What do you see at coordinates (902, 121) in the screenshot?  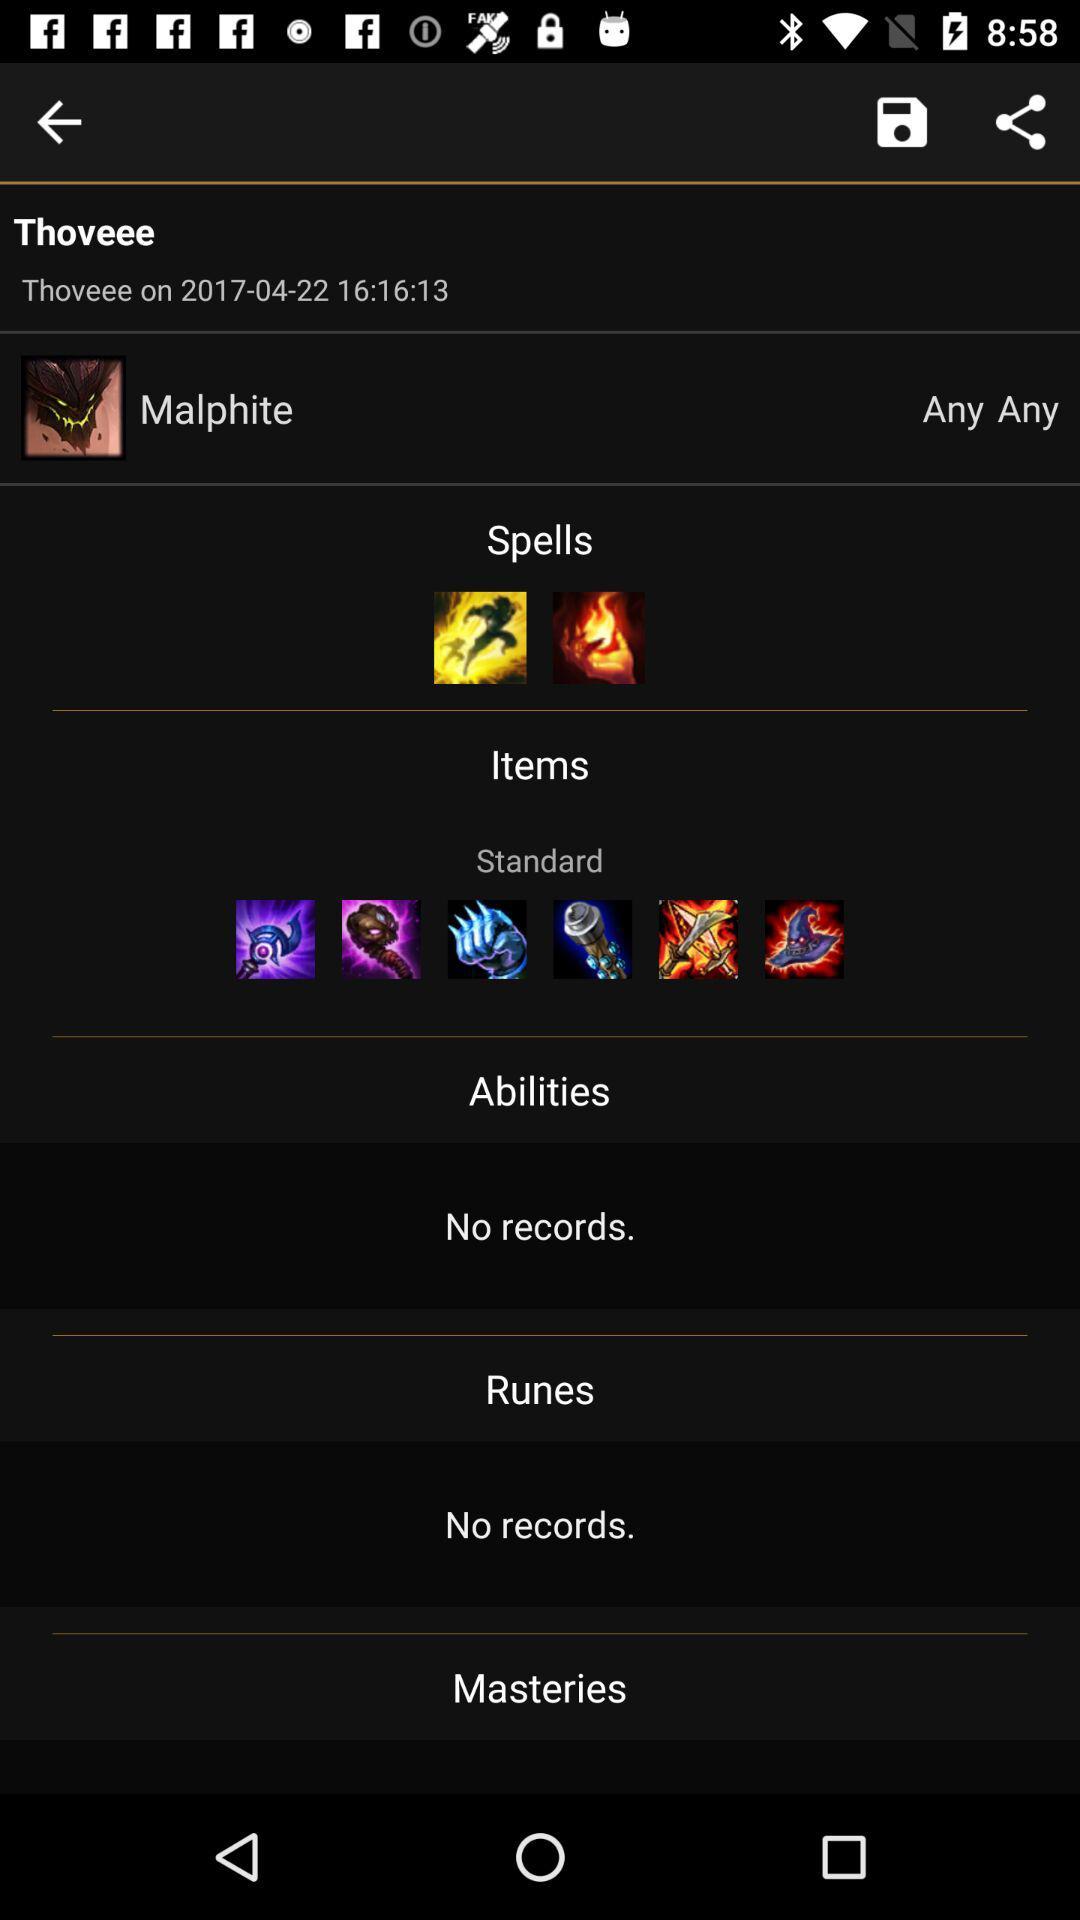 I see `save` at bounding box center [902, 121].